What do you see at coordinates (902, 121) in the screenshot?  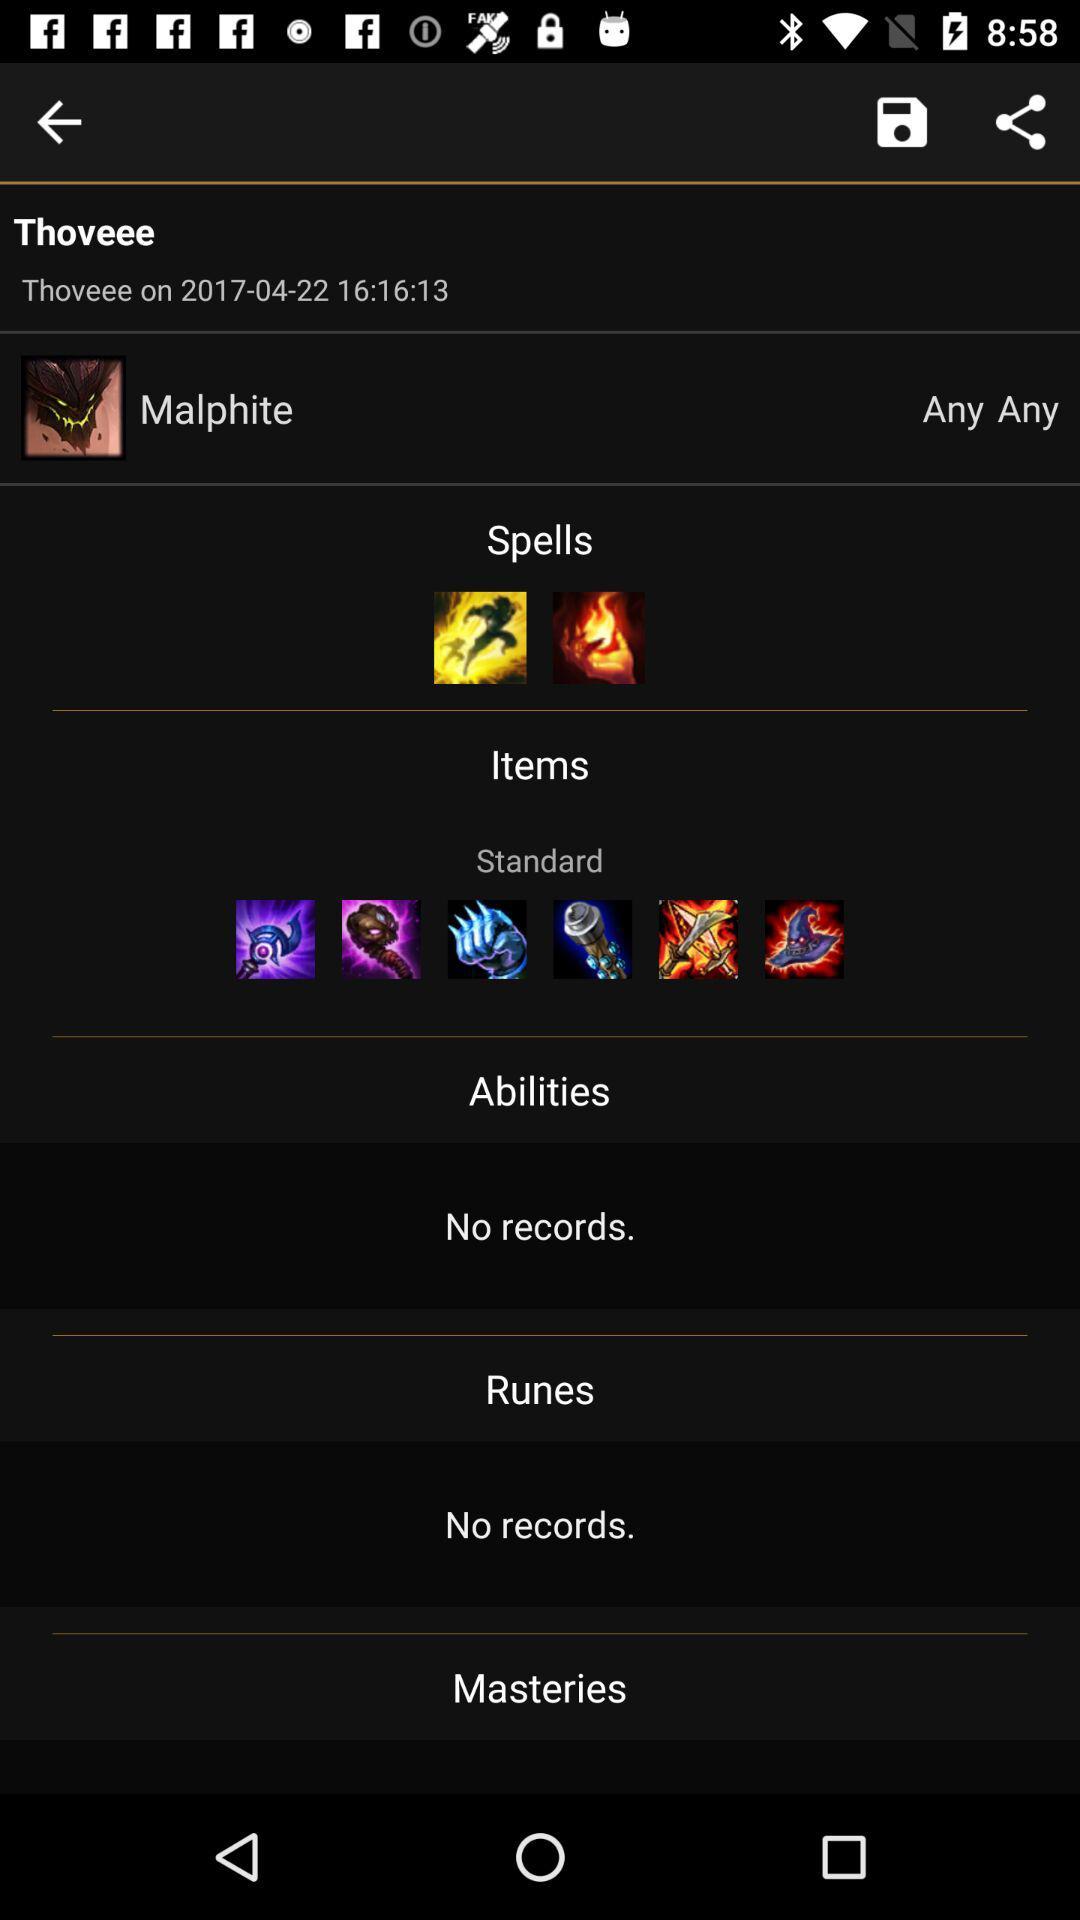 I see `save` at bounding box center [902, 121].